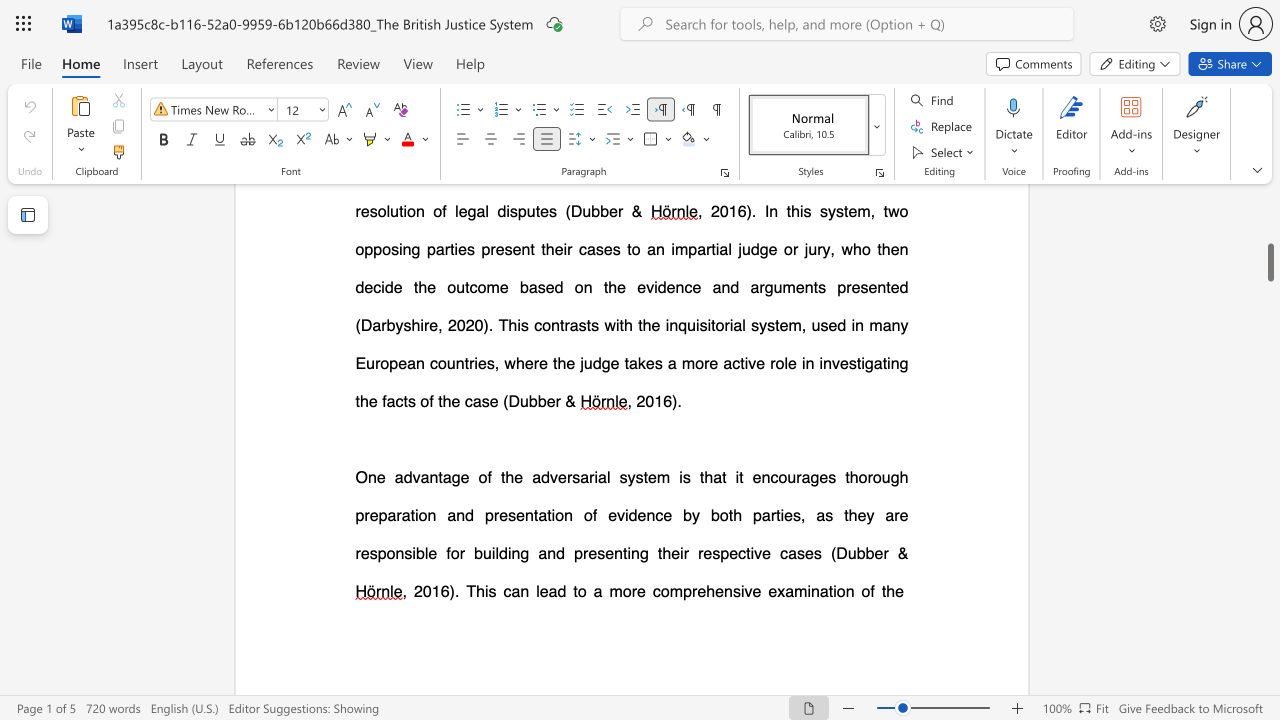 This screenshot has width=1280, height=720. I want to click on the 1th character "g" in the text, so click(524, 553).